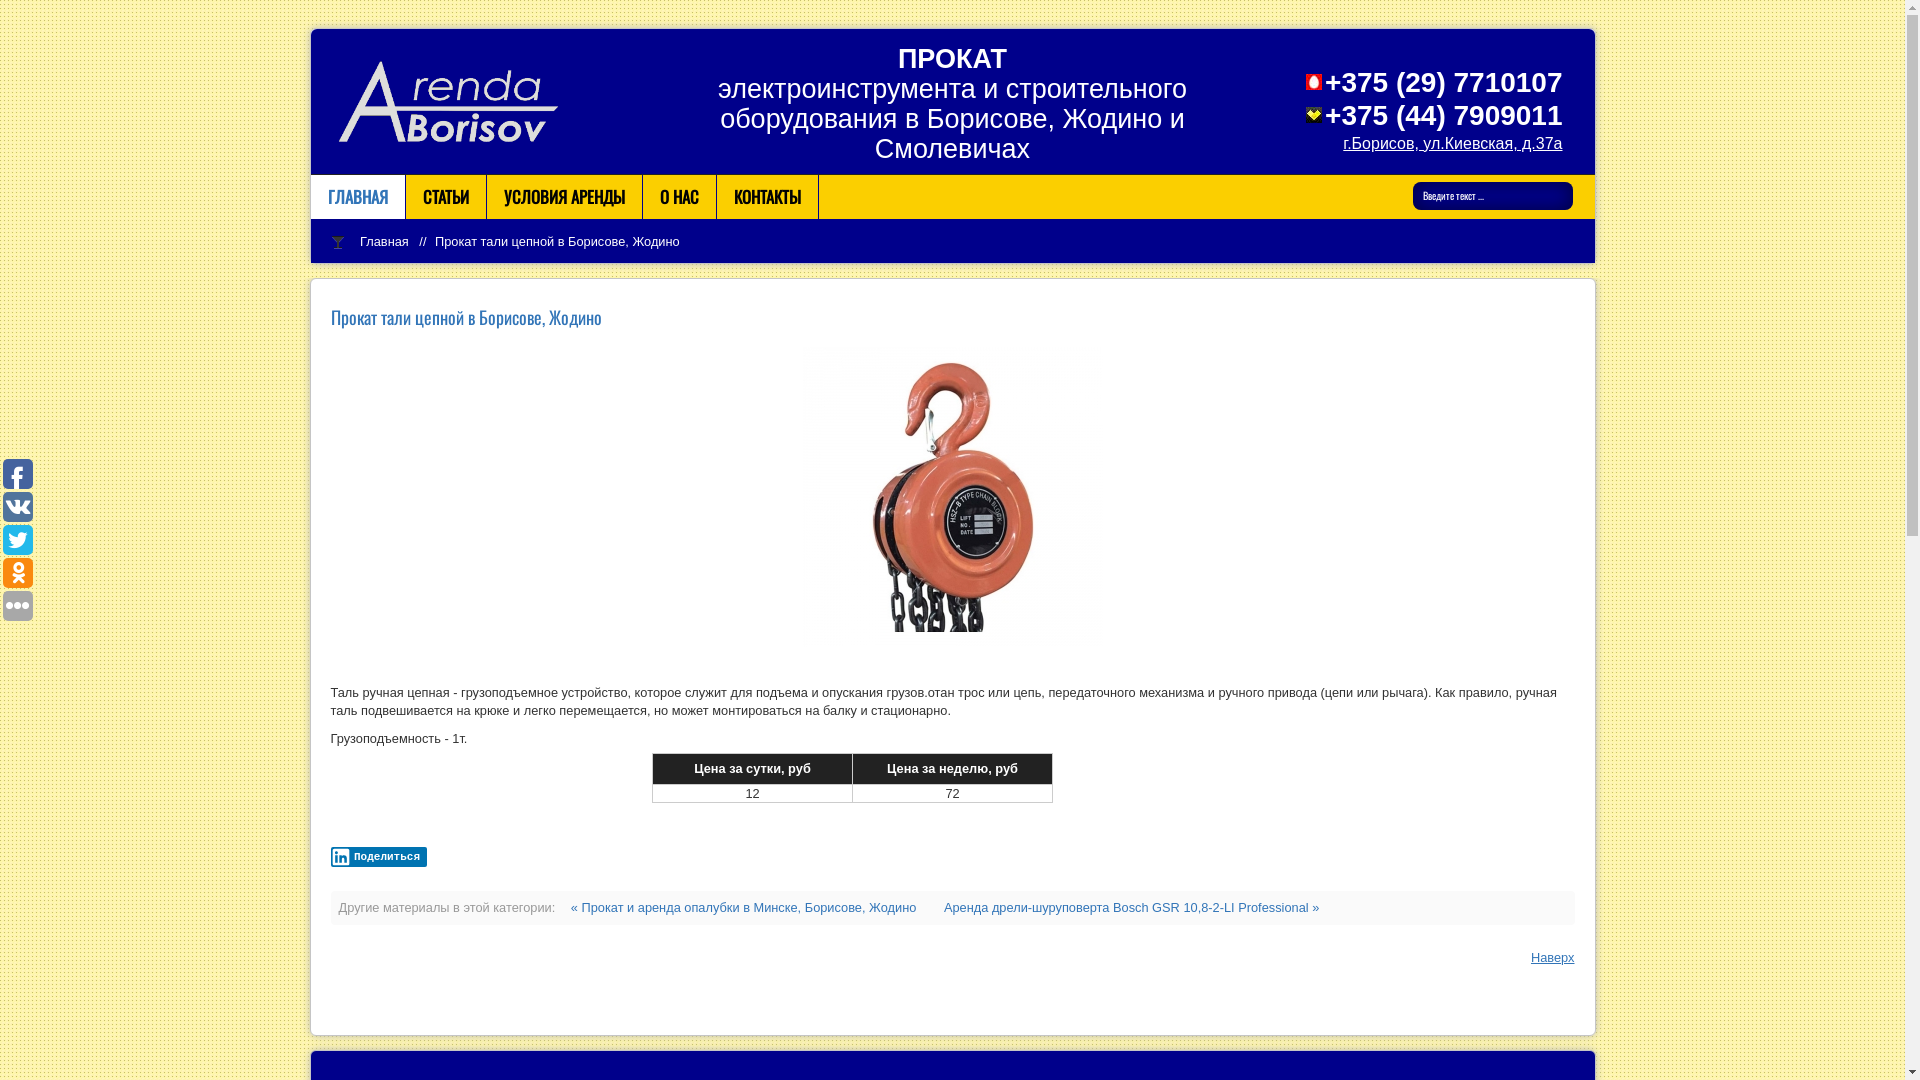 This screenshot has height=1080, width=1920. What do you see at coordinates (1443, 81) in the screenshot?
I see `'+375 (29) 7710107'` at bounding box center [1443, 81].